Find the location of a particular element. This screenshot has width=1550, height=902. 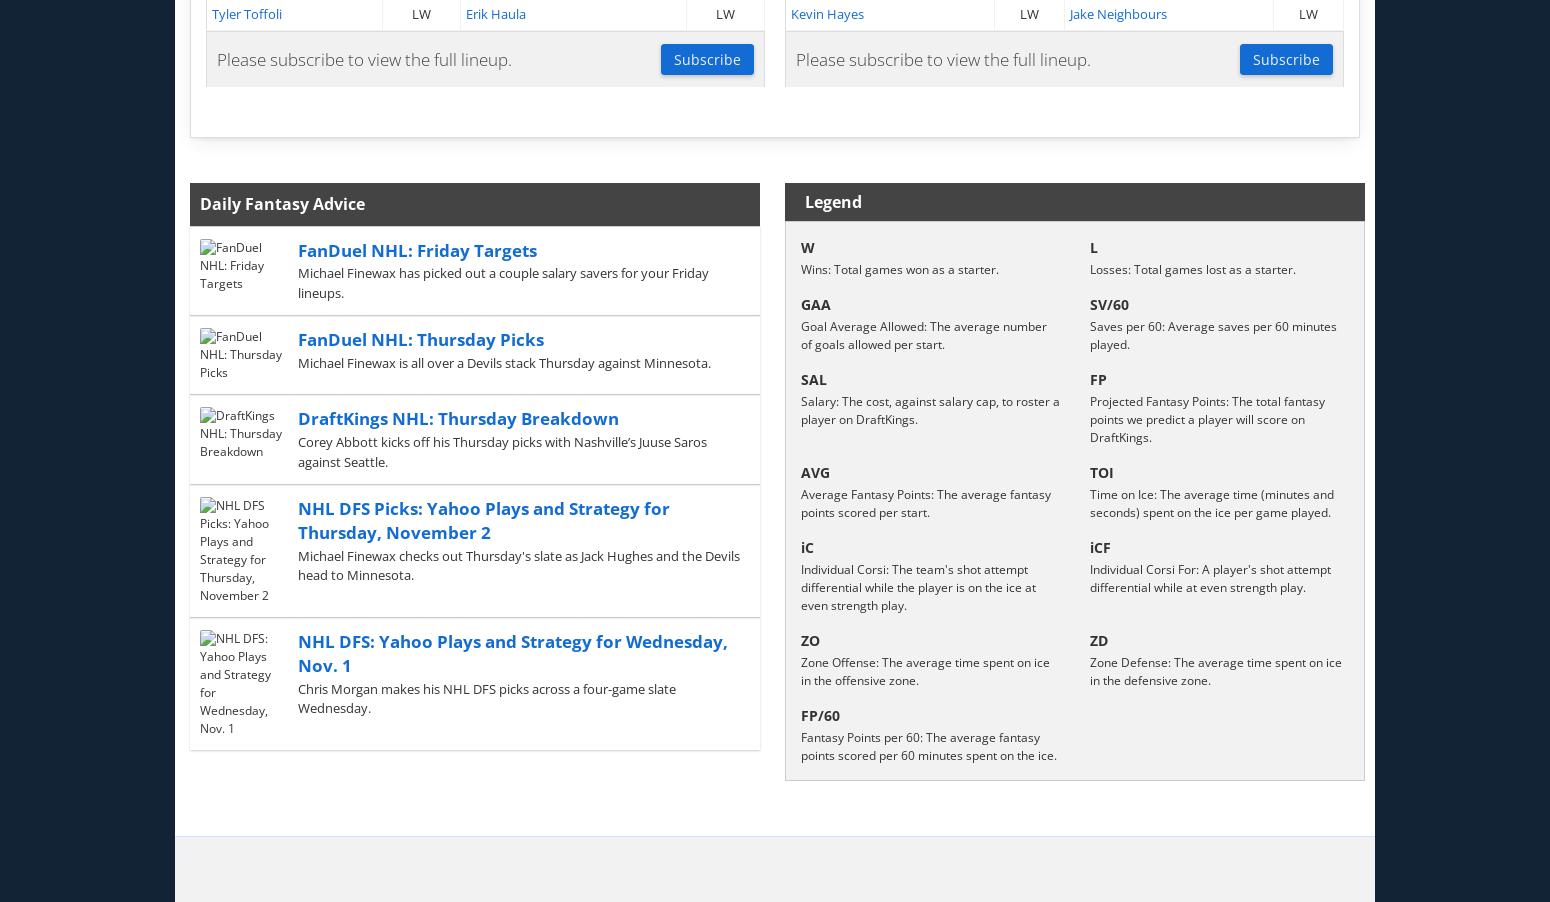

'Corey Abbott kicks off his Thursday picks with Nashville’s Juuse Saros against Seattle.' is located at coordinates (296, 451).